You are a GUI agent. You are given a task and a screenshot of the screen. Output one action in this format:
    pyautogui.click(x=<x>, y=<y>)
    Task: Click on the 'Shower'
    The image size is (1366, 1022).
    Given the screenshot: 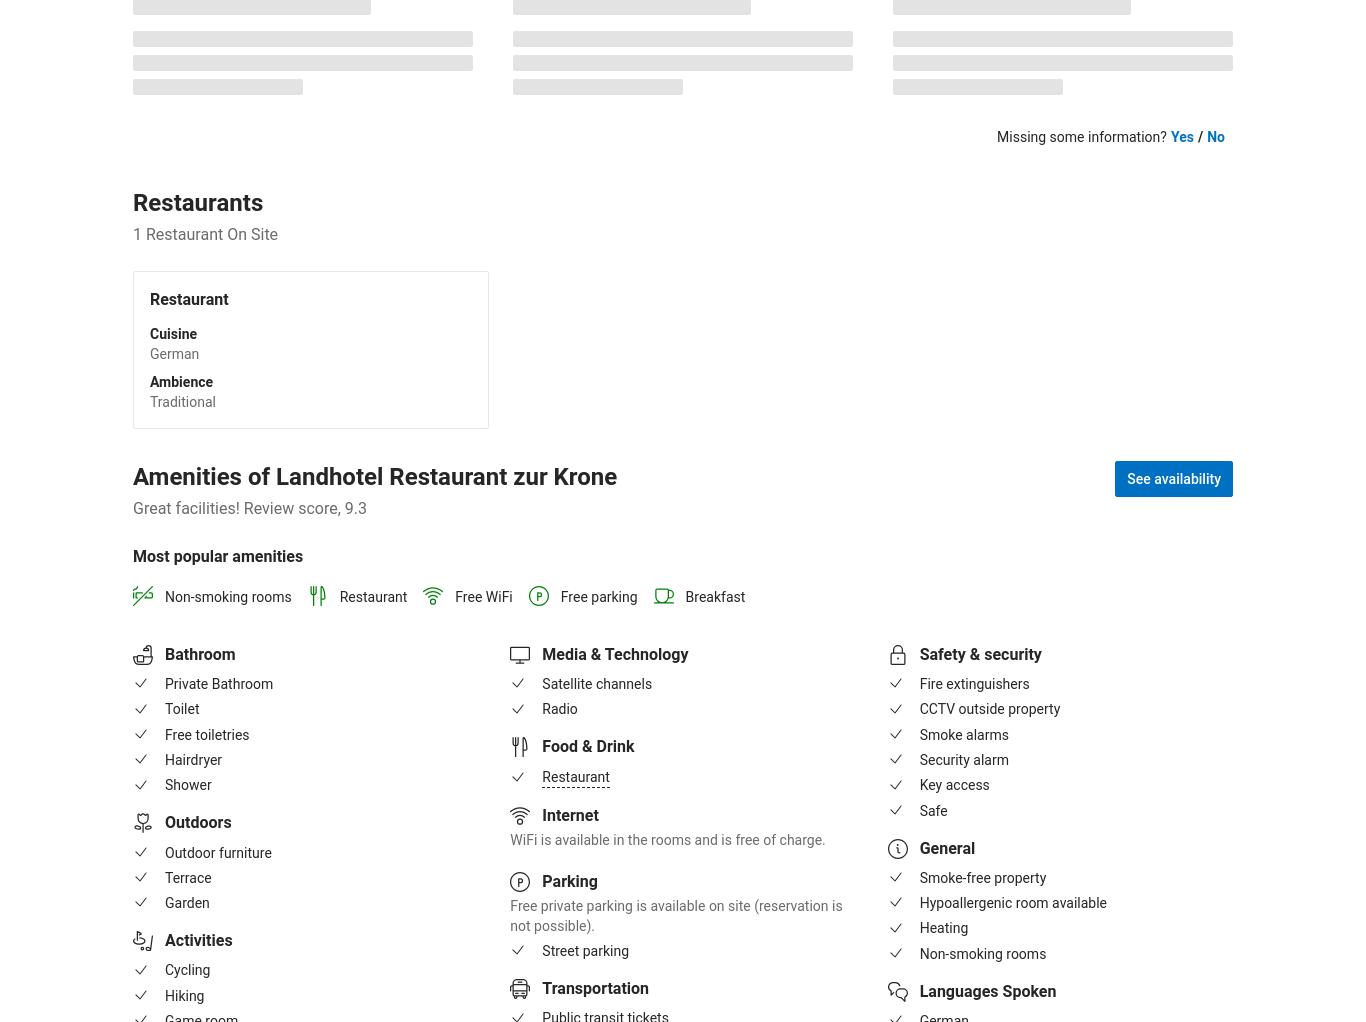 What is the action you would take?
    pyautogui.click(x=164, y=784)
    